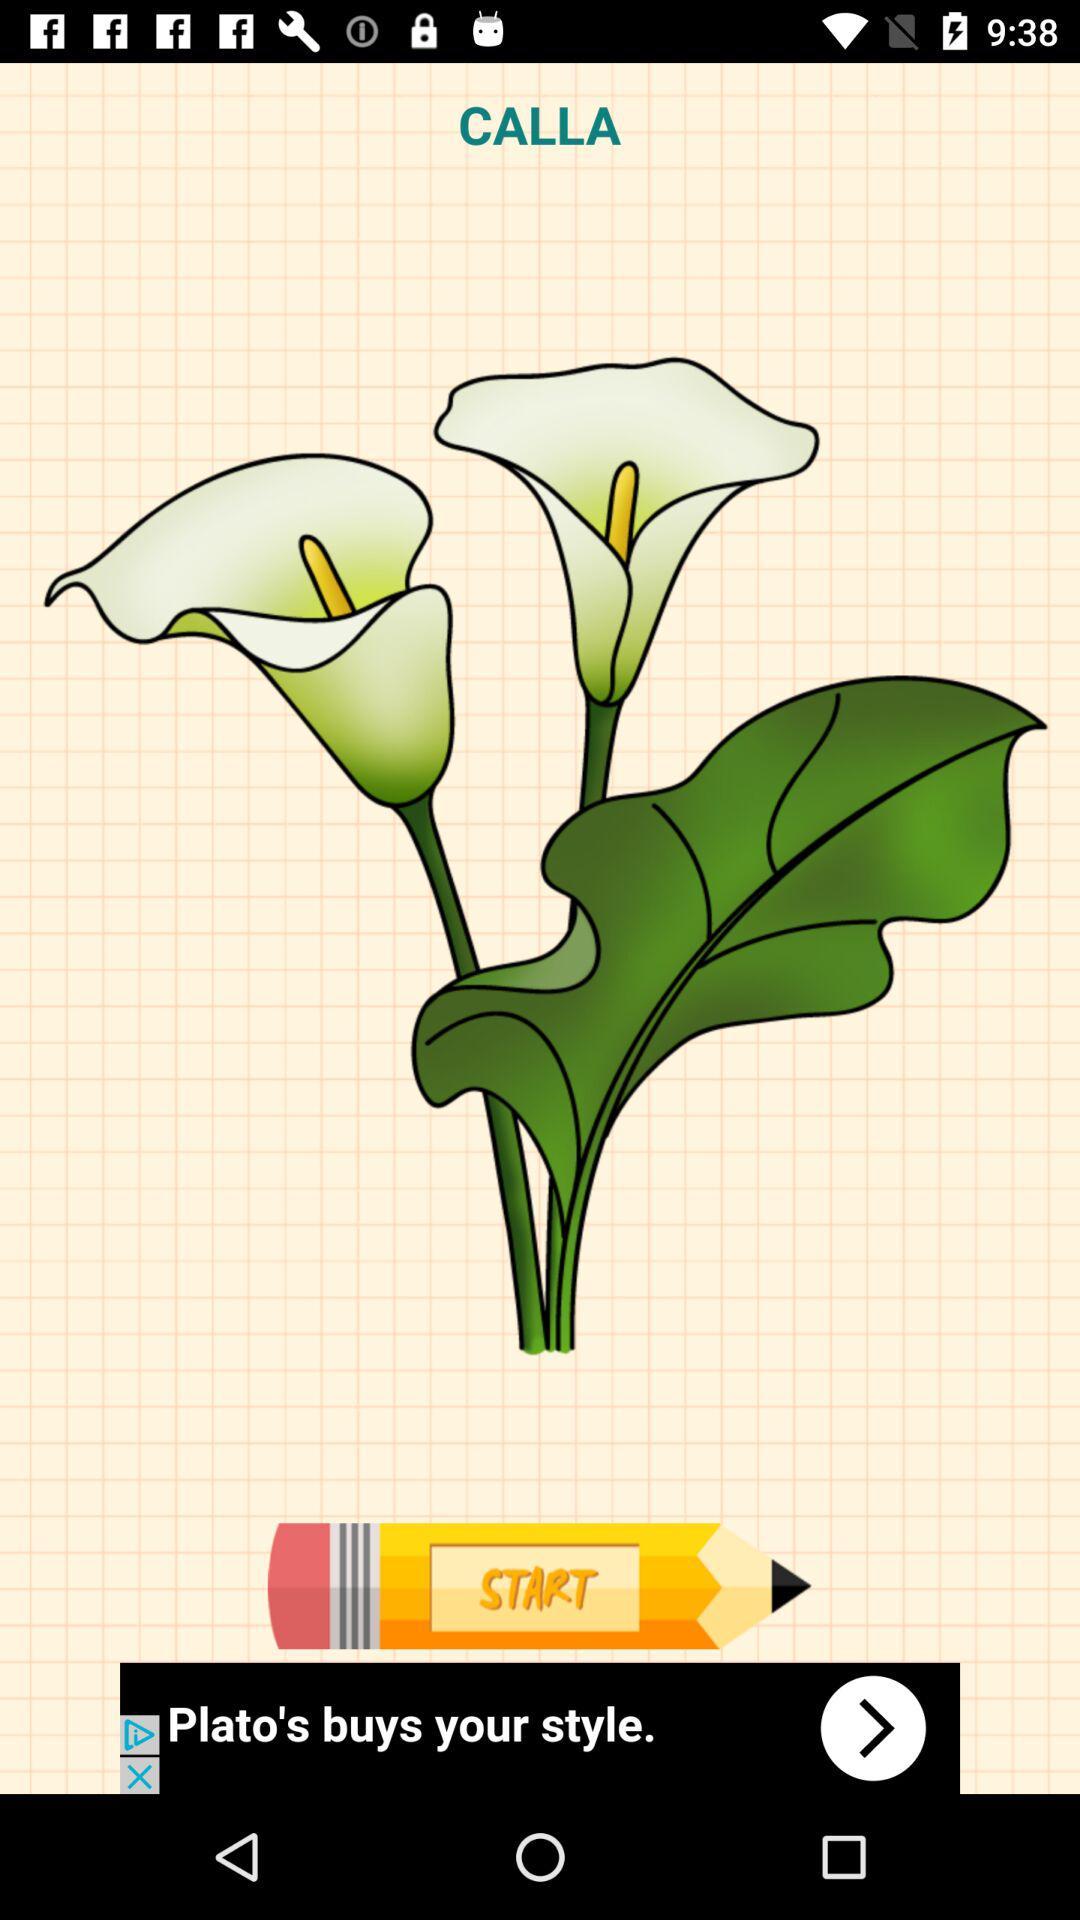 This screenshot has width=1080, height=1920. I want to click on start button, so click(538, 1585).